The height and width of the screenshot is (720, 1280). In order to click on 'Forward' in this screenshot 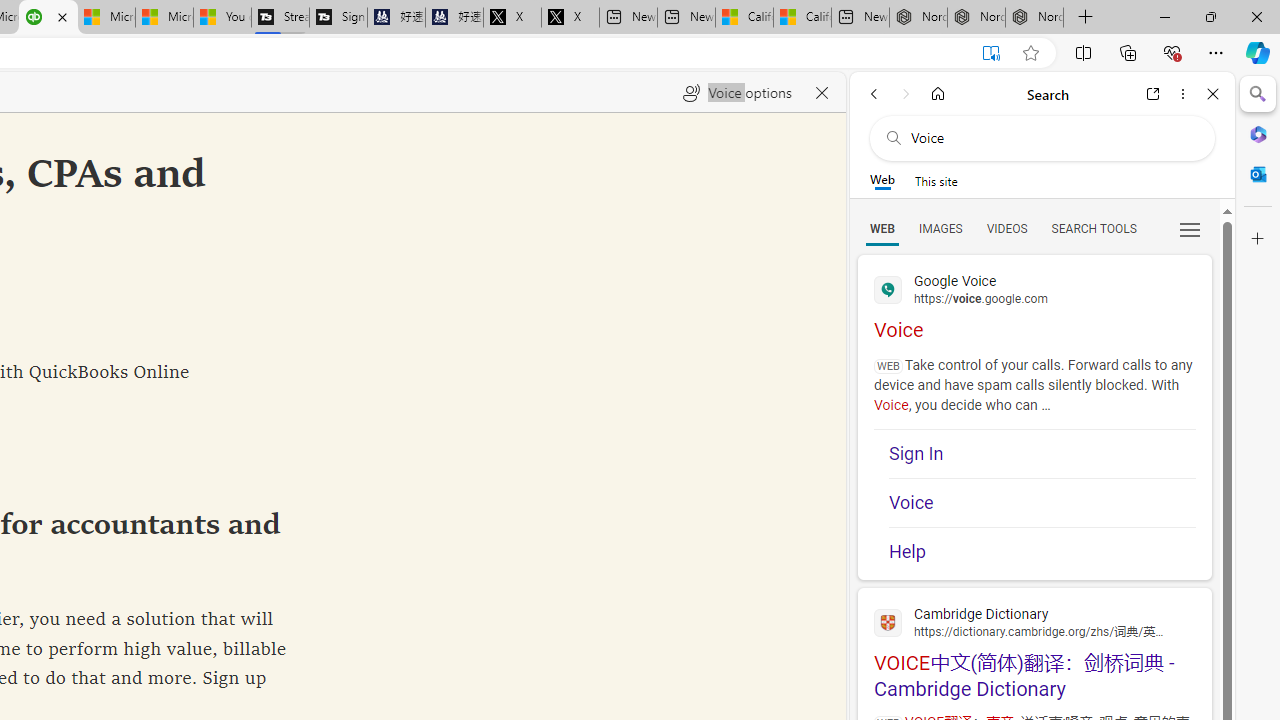, I will do `click(905, 93)`.